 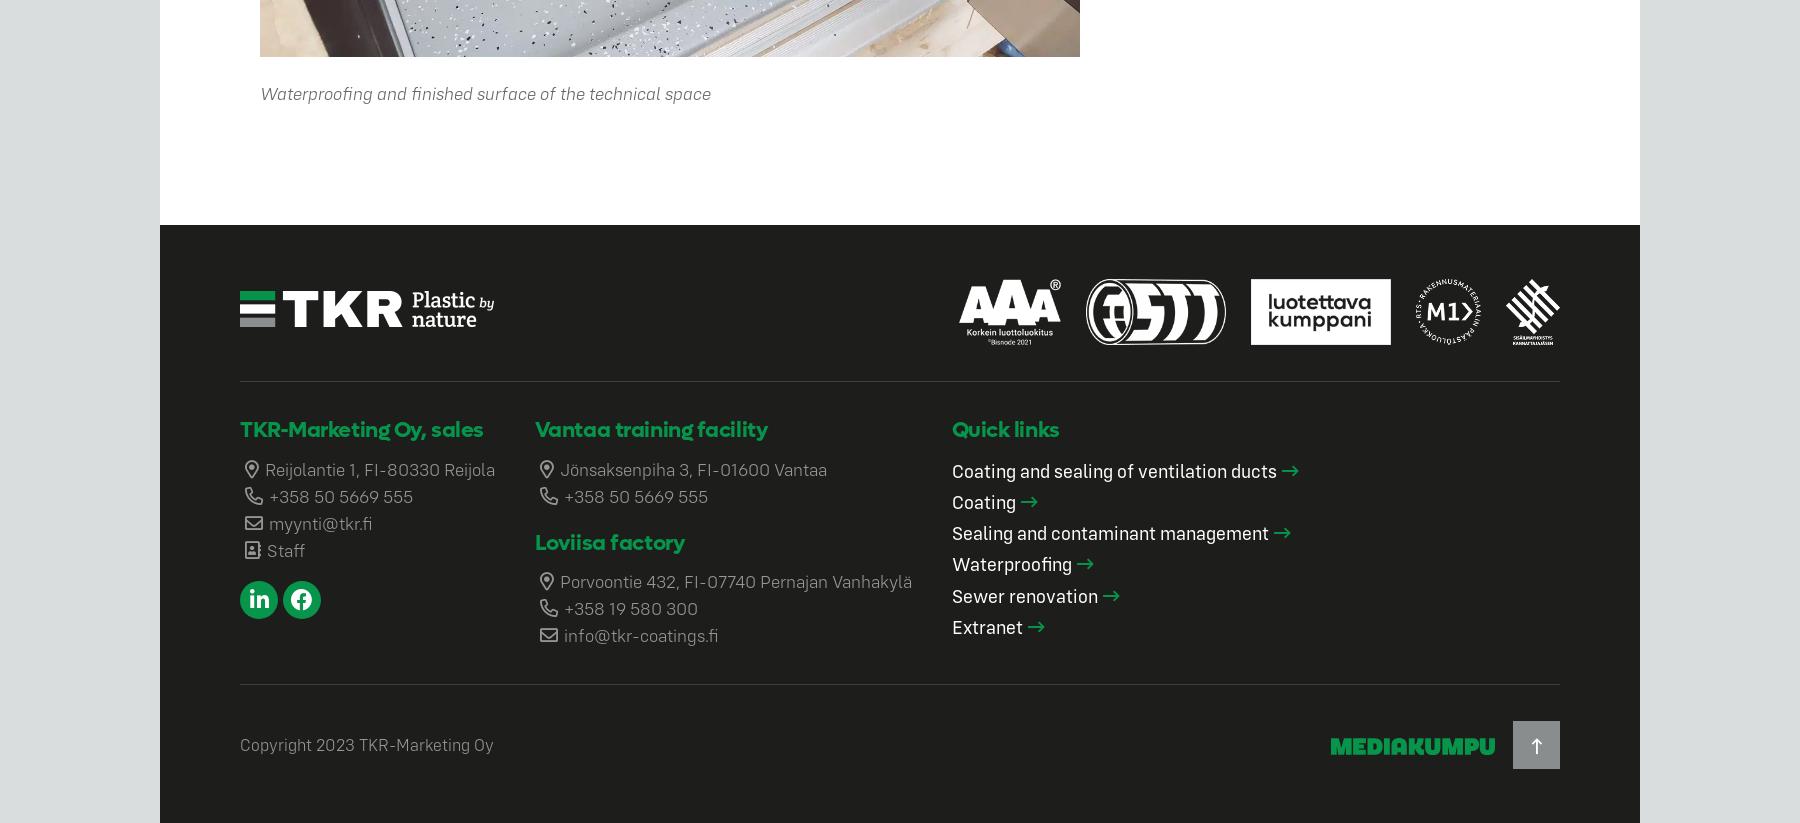 I want to click on 'info@tkr-coatings.fi', so click(x=640, y=634).